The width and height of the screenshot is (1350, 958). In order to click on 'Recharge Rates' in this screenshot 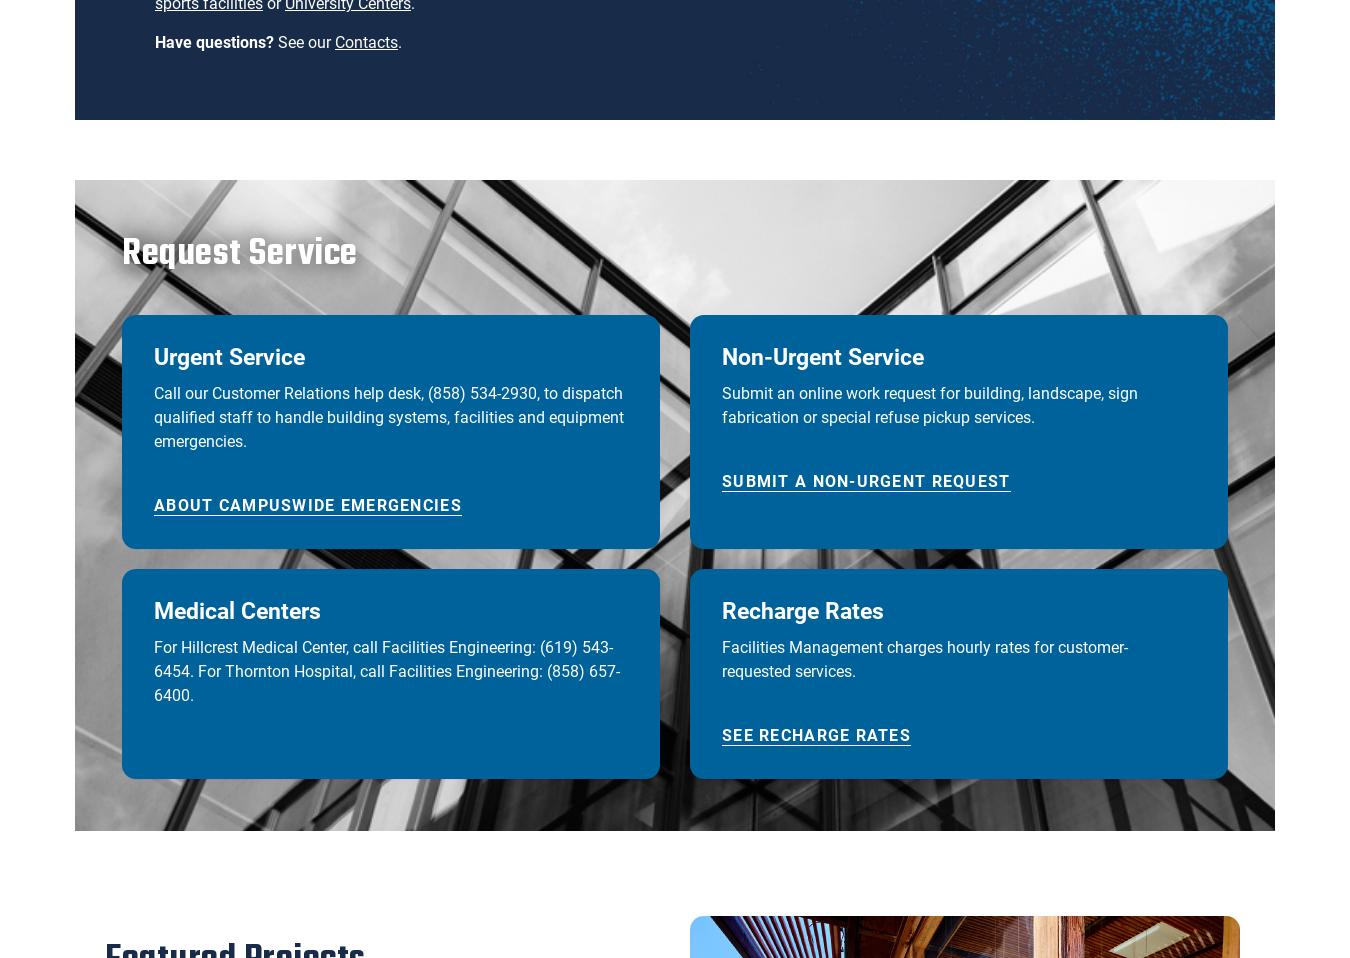, I will do `click(802, 611)`.